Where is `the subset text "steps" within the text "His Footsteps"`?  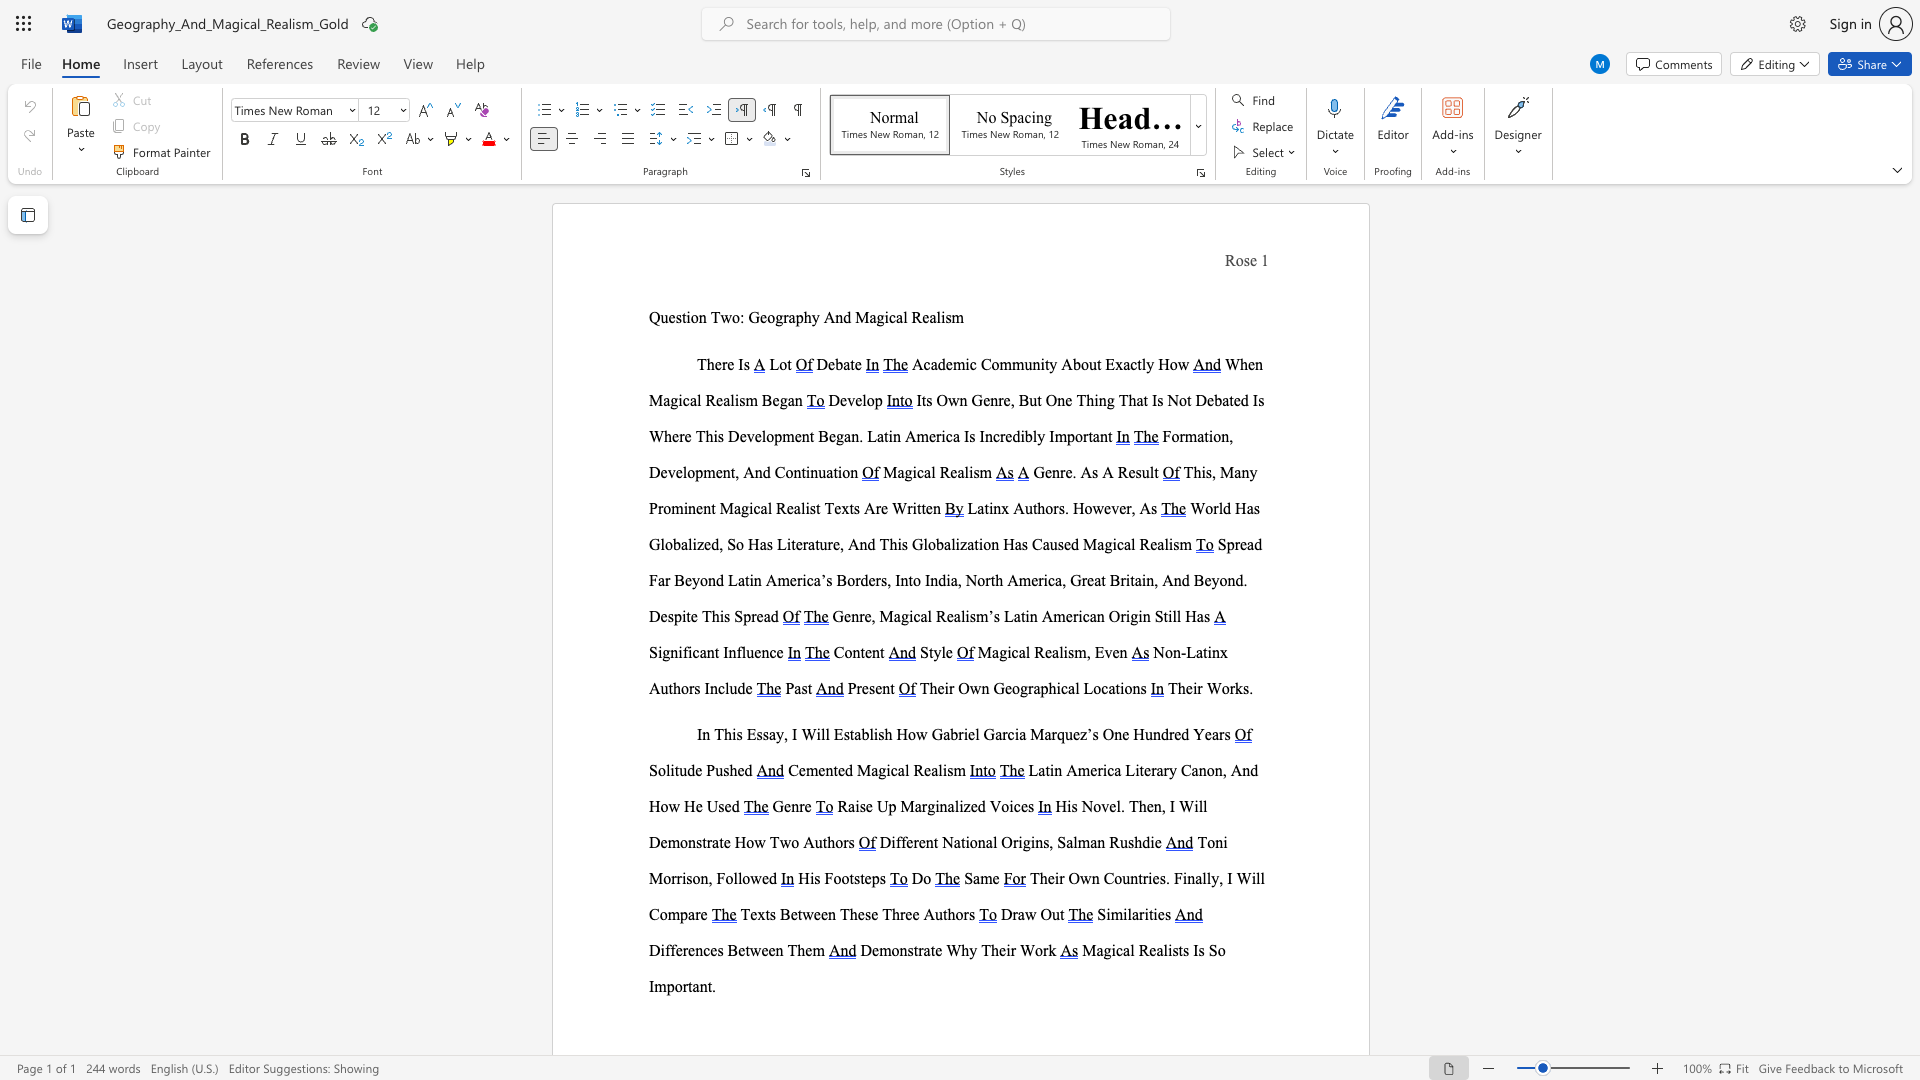
the subset text "steps" within the text "His Footsteps" is located at coordinates (853, 877).